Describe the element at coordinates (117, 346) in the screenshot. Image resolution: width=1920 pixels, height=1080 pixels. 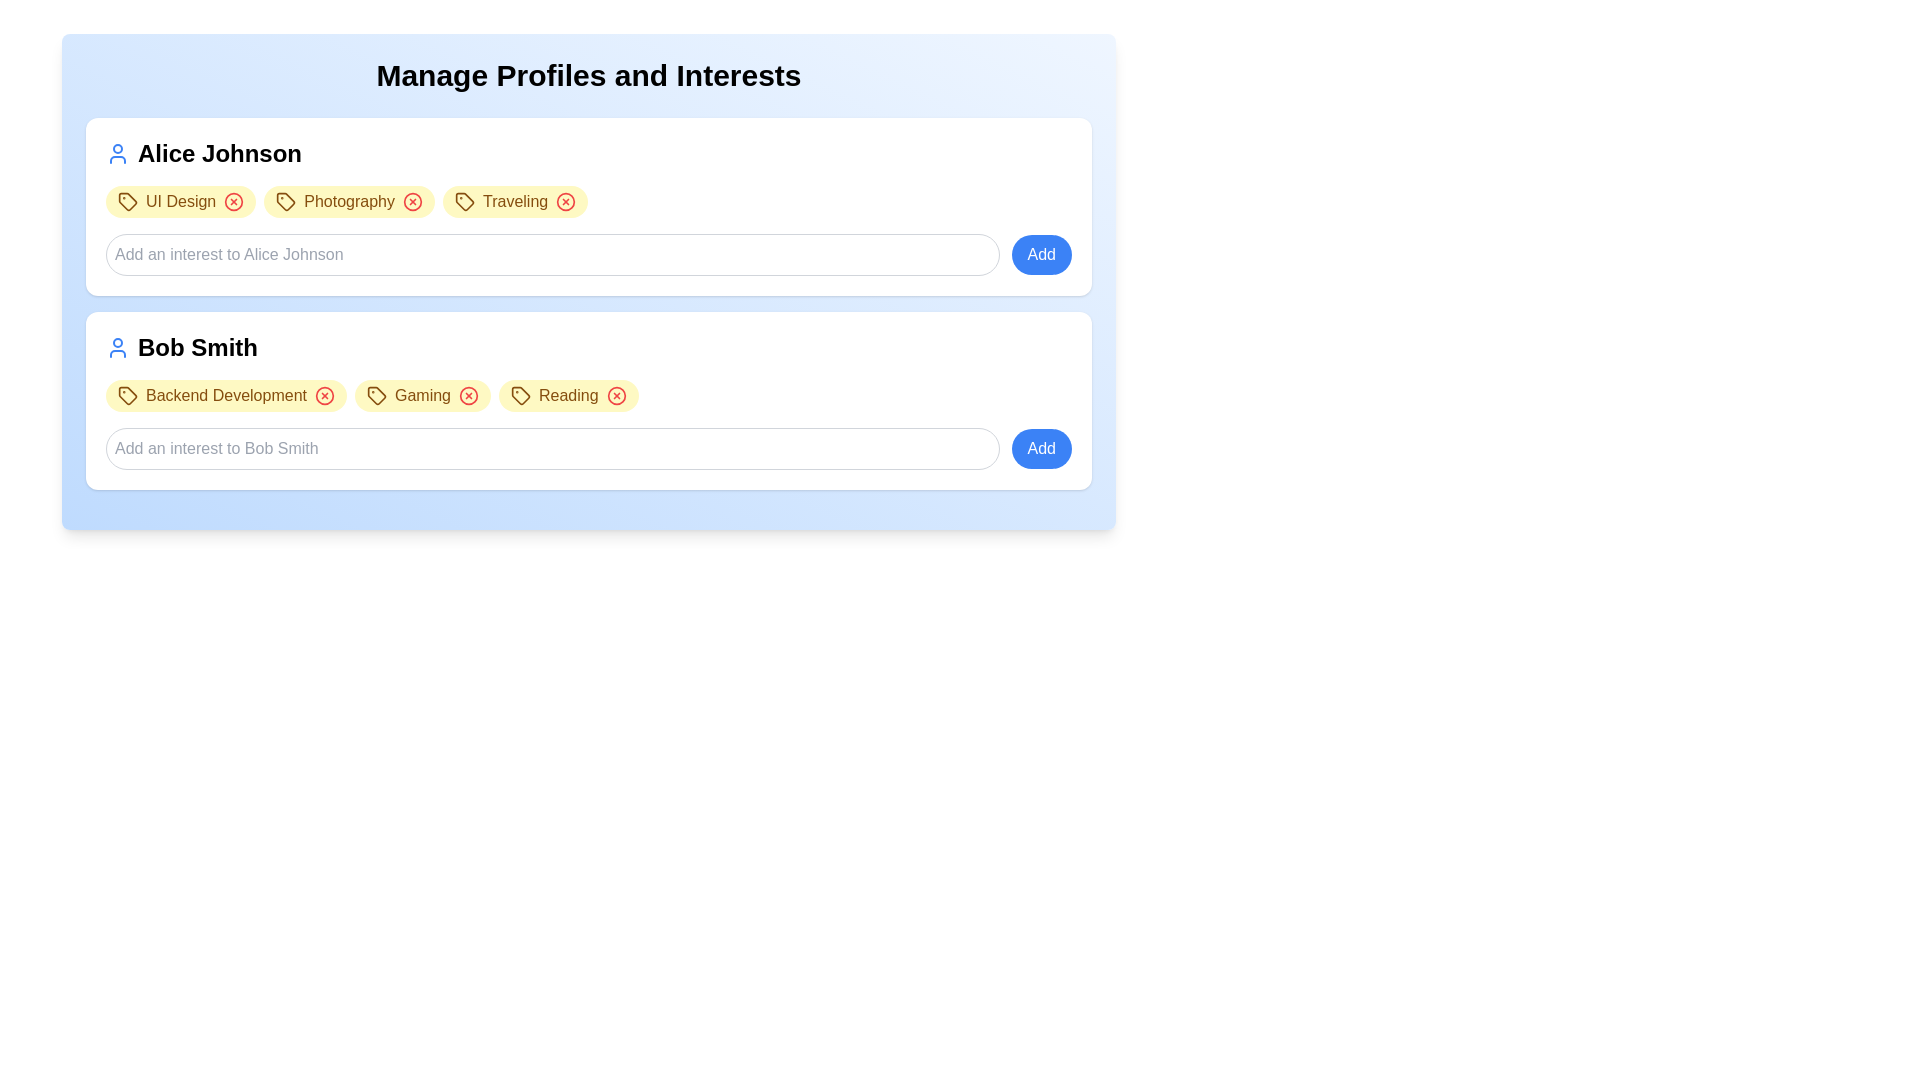
I see `the user profile icon represented by a blue outlined head-and-shoulders silhouette, located to the left of the text 'Bob Smith'` at that location.